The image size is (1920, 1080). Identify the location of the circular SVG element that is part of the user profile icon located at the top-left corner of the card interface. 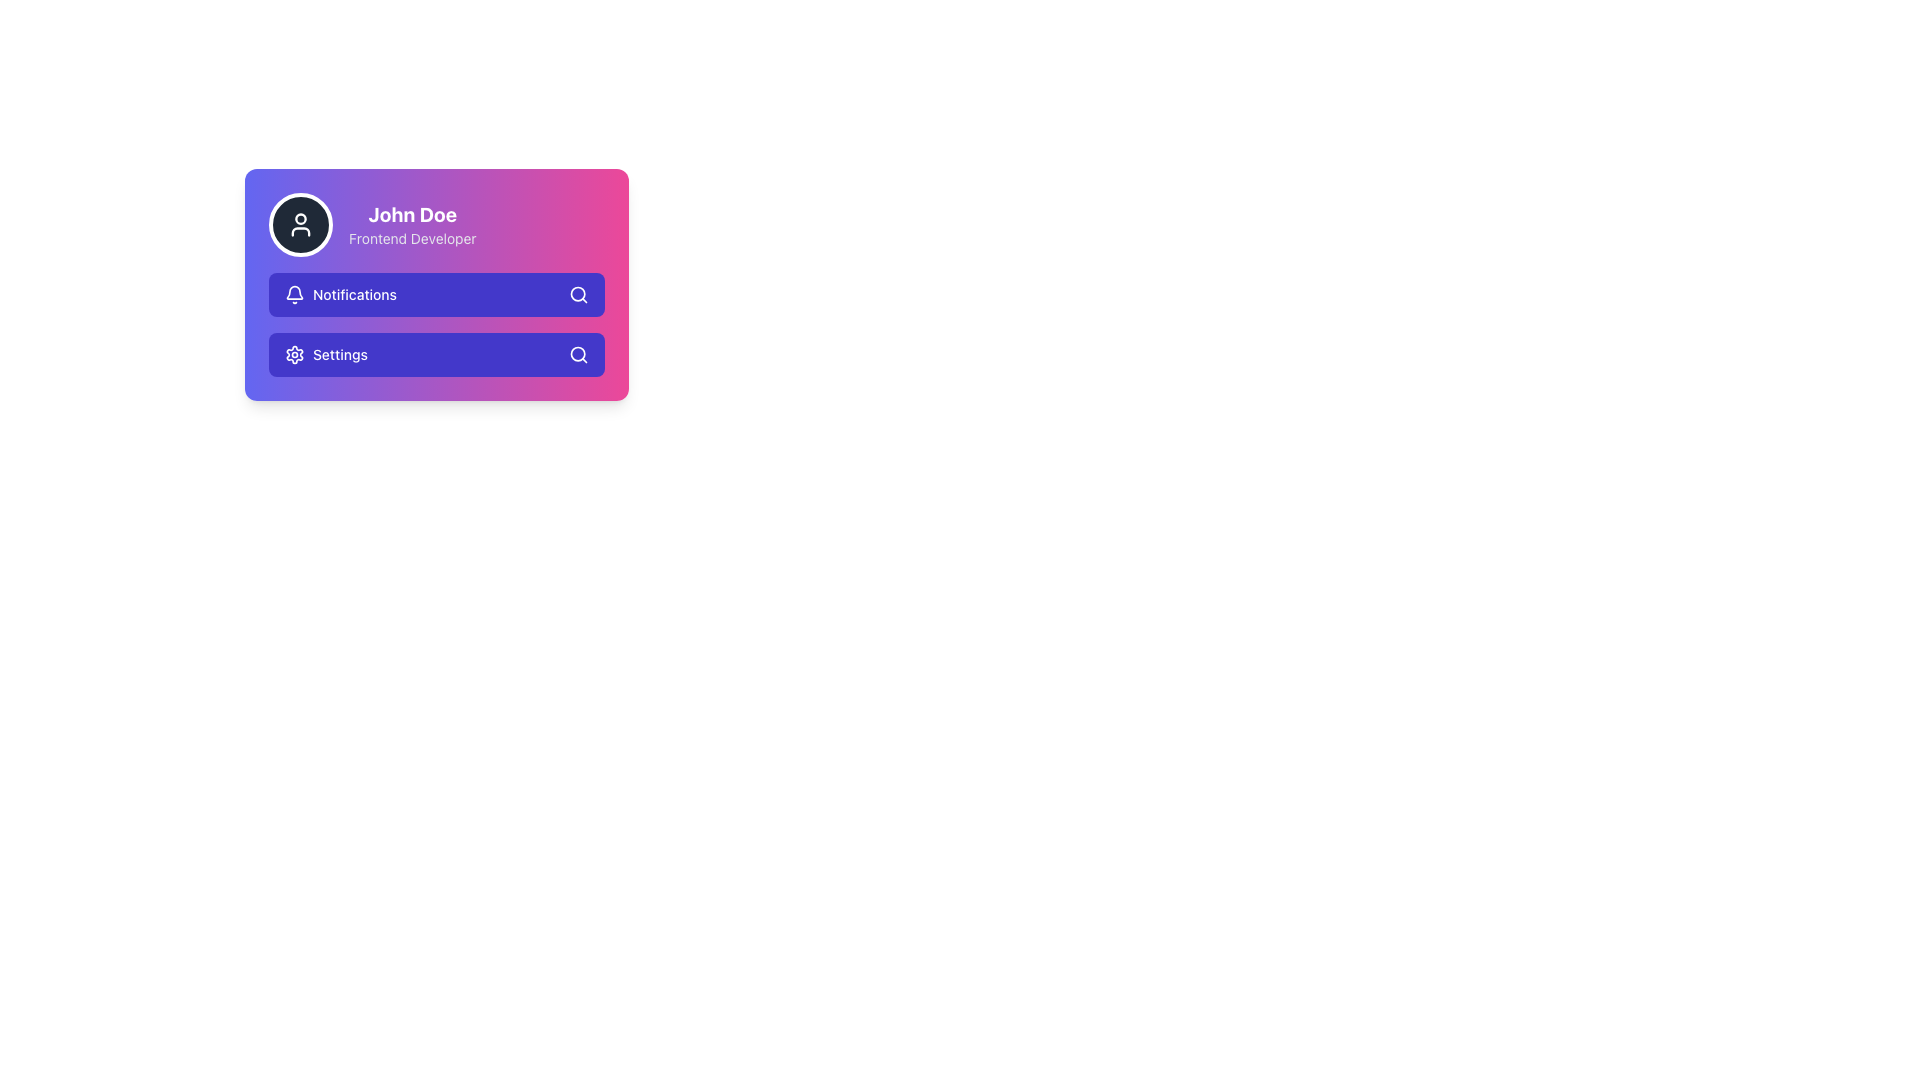
(300, 219).